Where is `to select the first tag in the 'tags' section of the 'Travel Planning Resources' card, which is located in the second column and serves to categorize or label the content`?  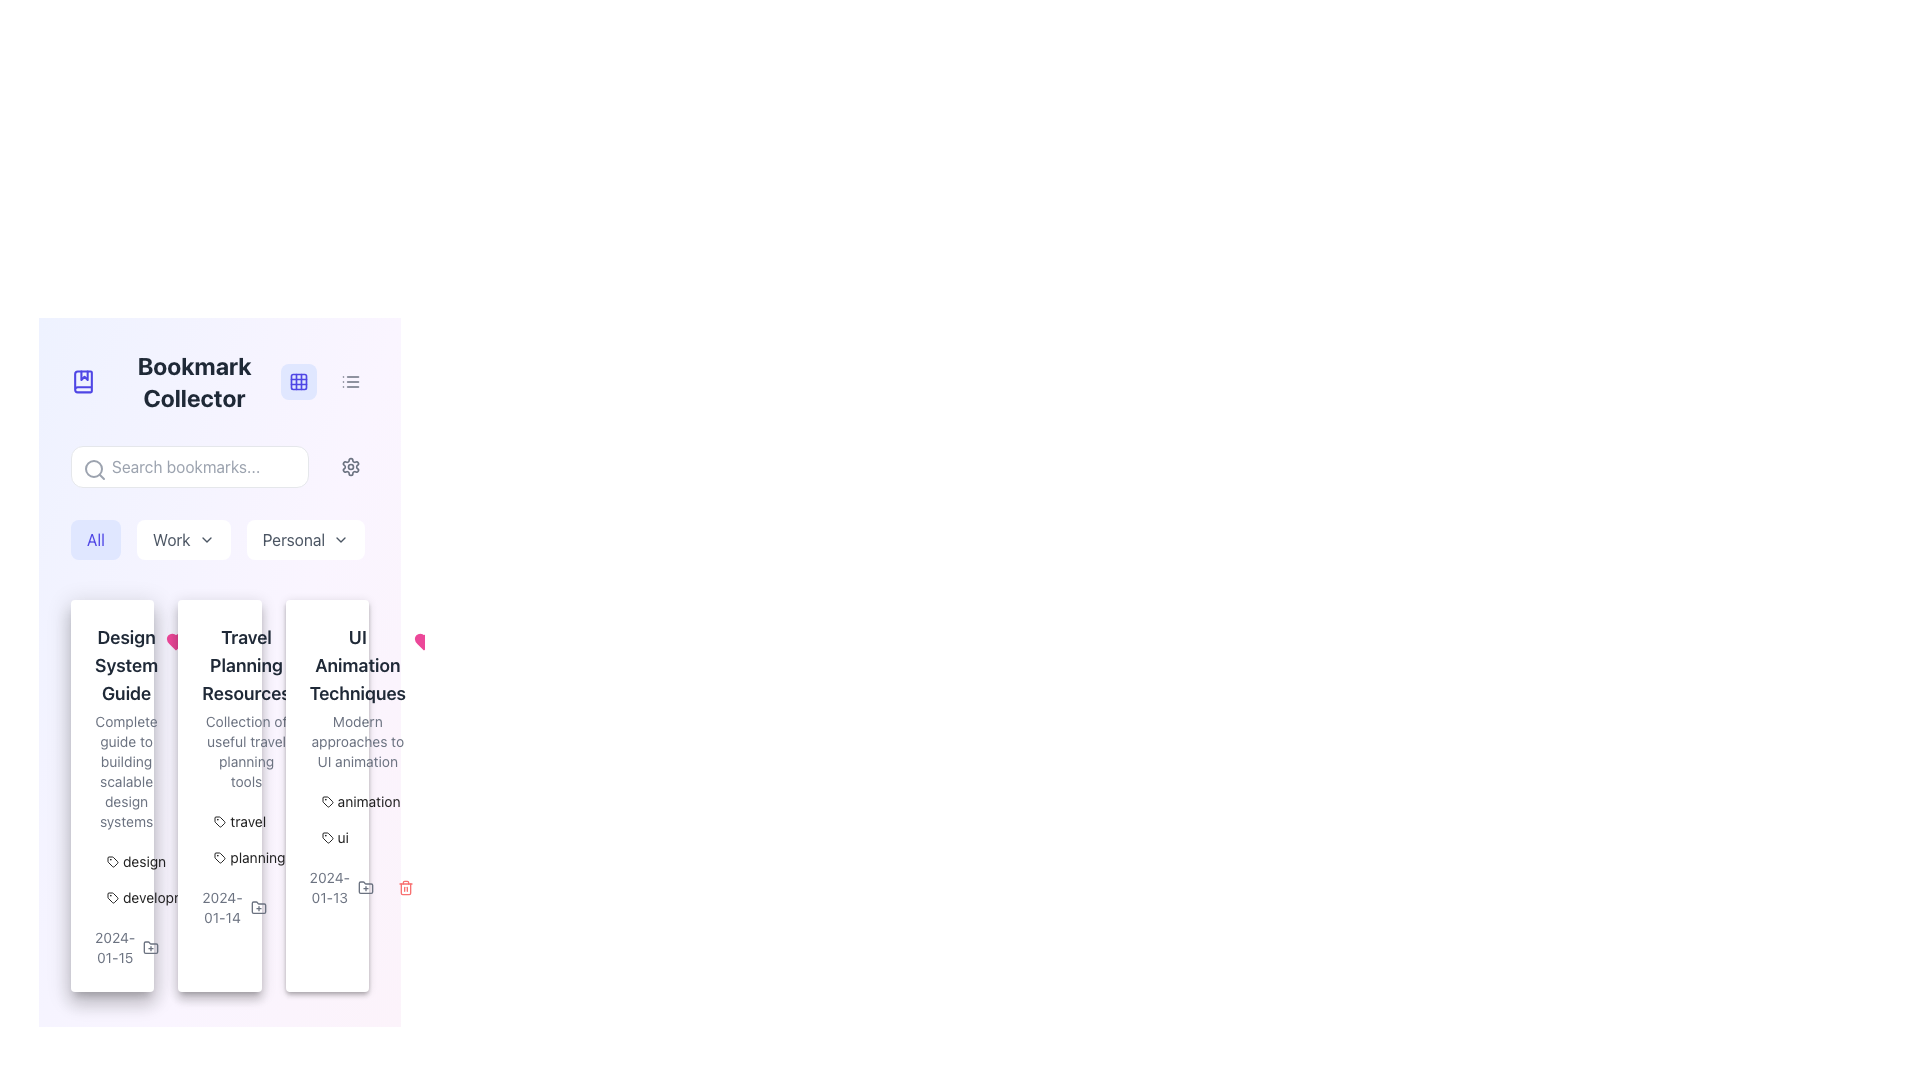
to select the first tag in the 'tags' section of the 'Travel Planning Resources' card, which is located in the second column and serves to categorize or label the content is located at coordinates (240, 821).